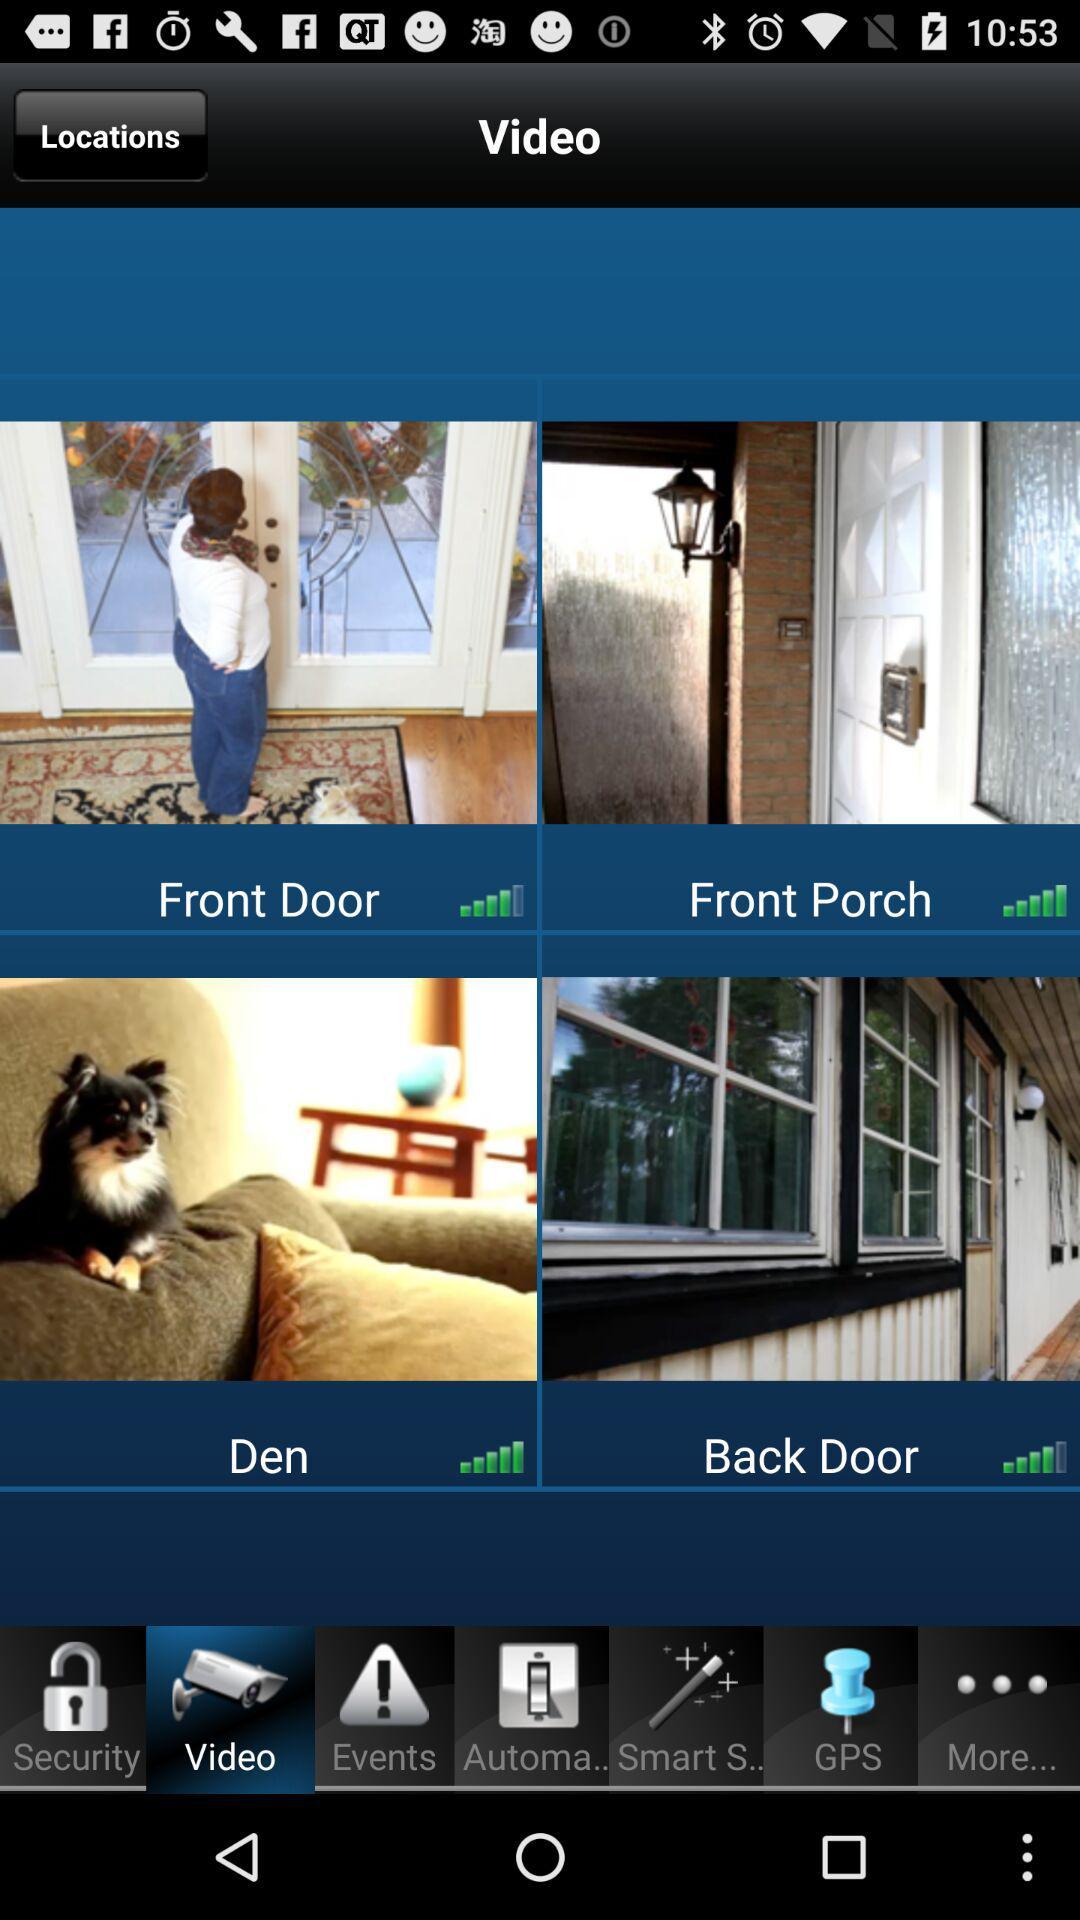 The width and height of the screenshot is (1080, 1920). What do you see at coordinates (267, 621) in the screenshot?
I see `video for front door` at bounding box center [267, 621].